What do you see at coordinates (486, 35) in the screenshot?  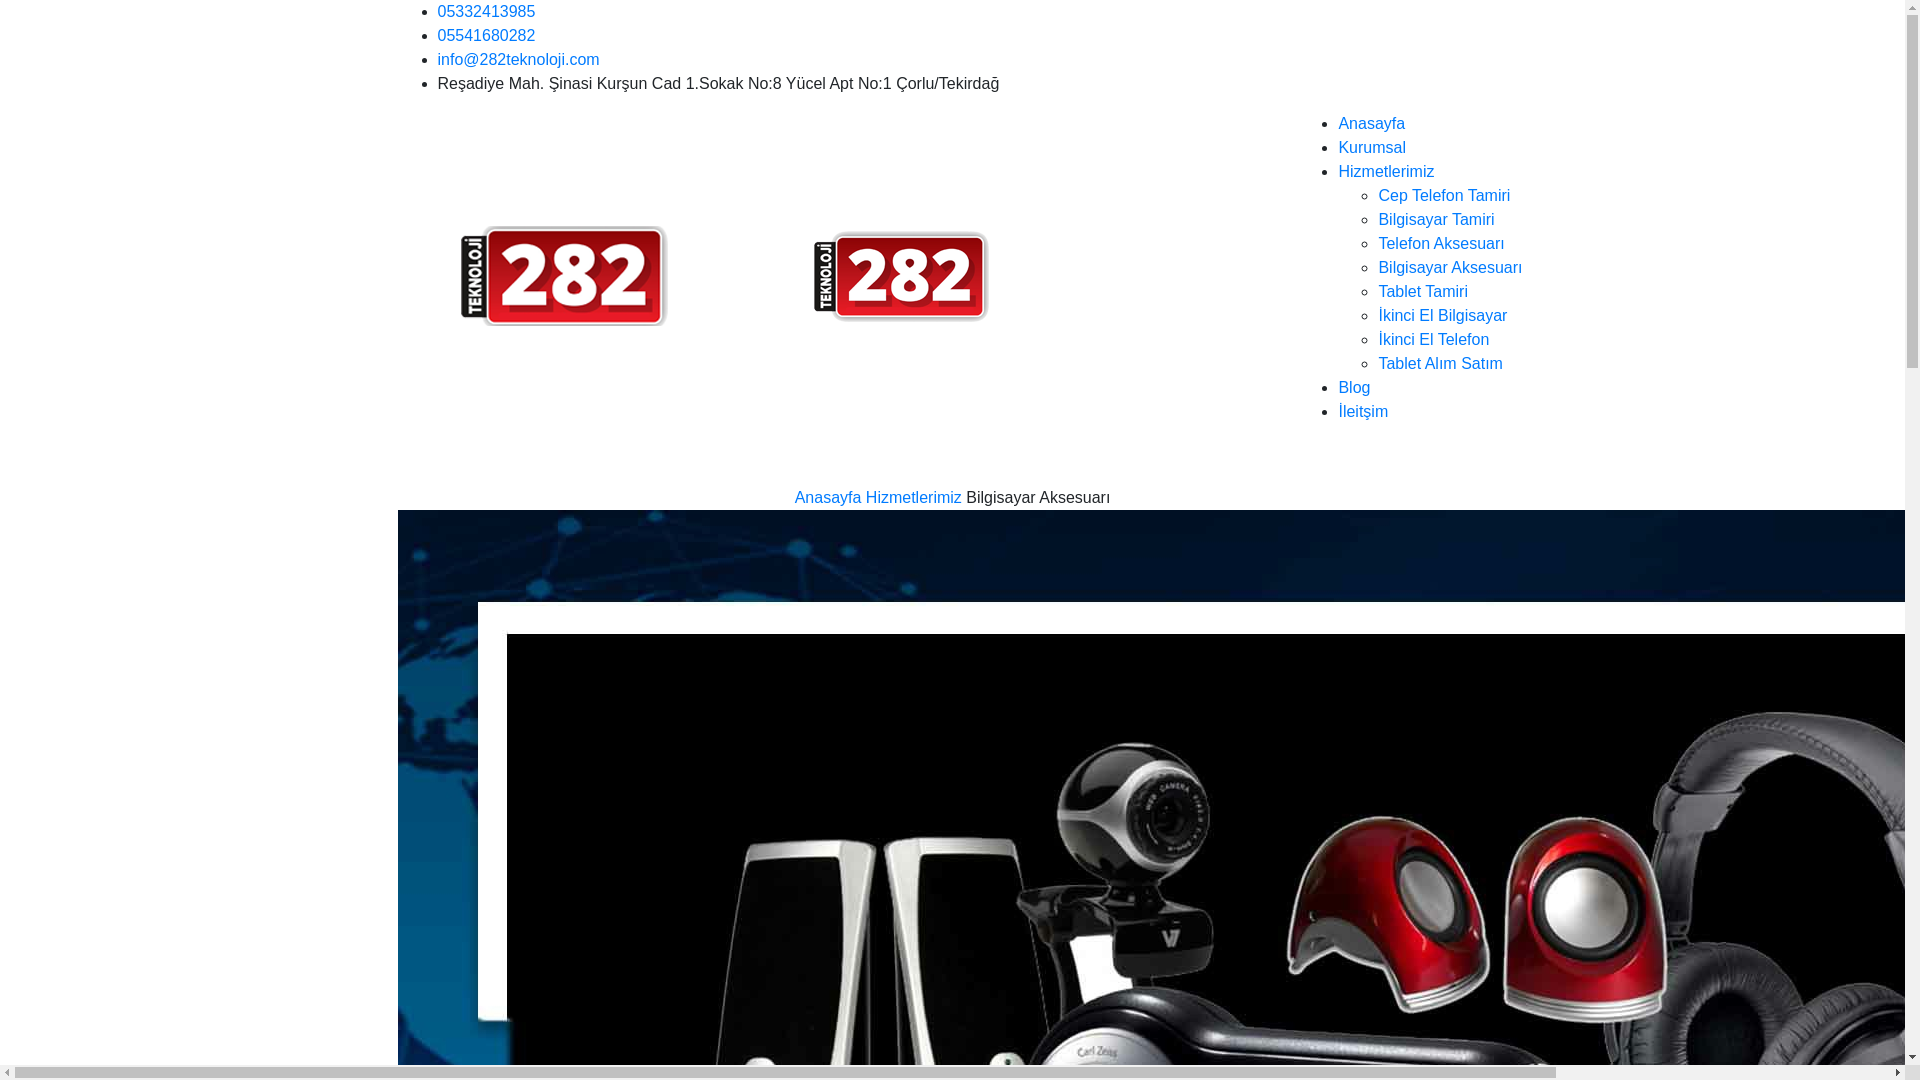 I see `'05541680282'` at bounding box center [486, 35].